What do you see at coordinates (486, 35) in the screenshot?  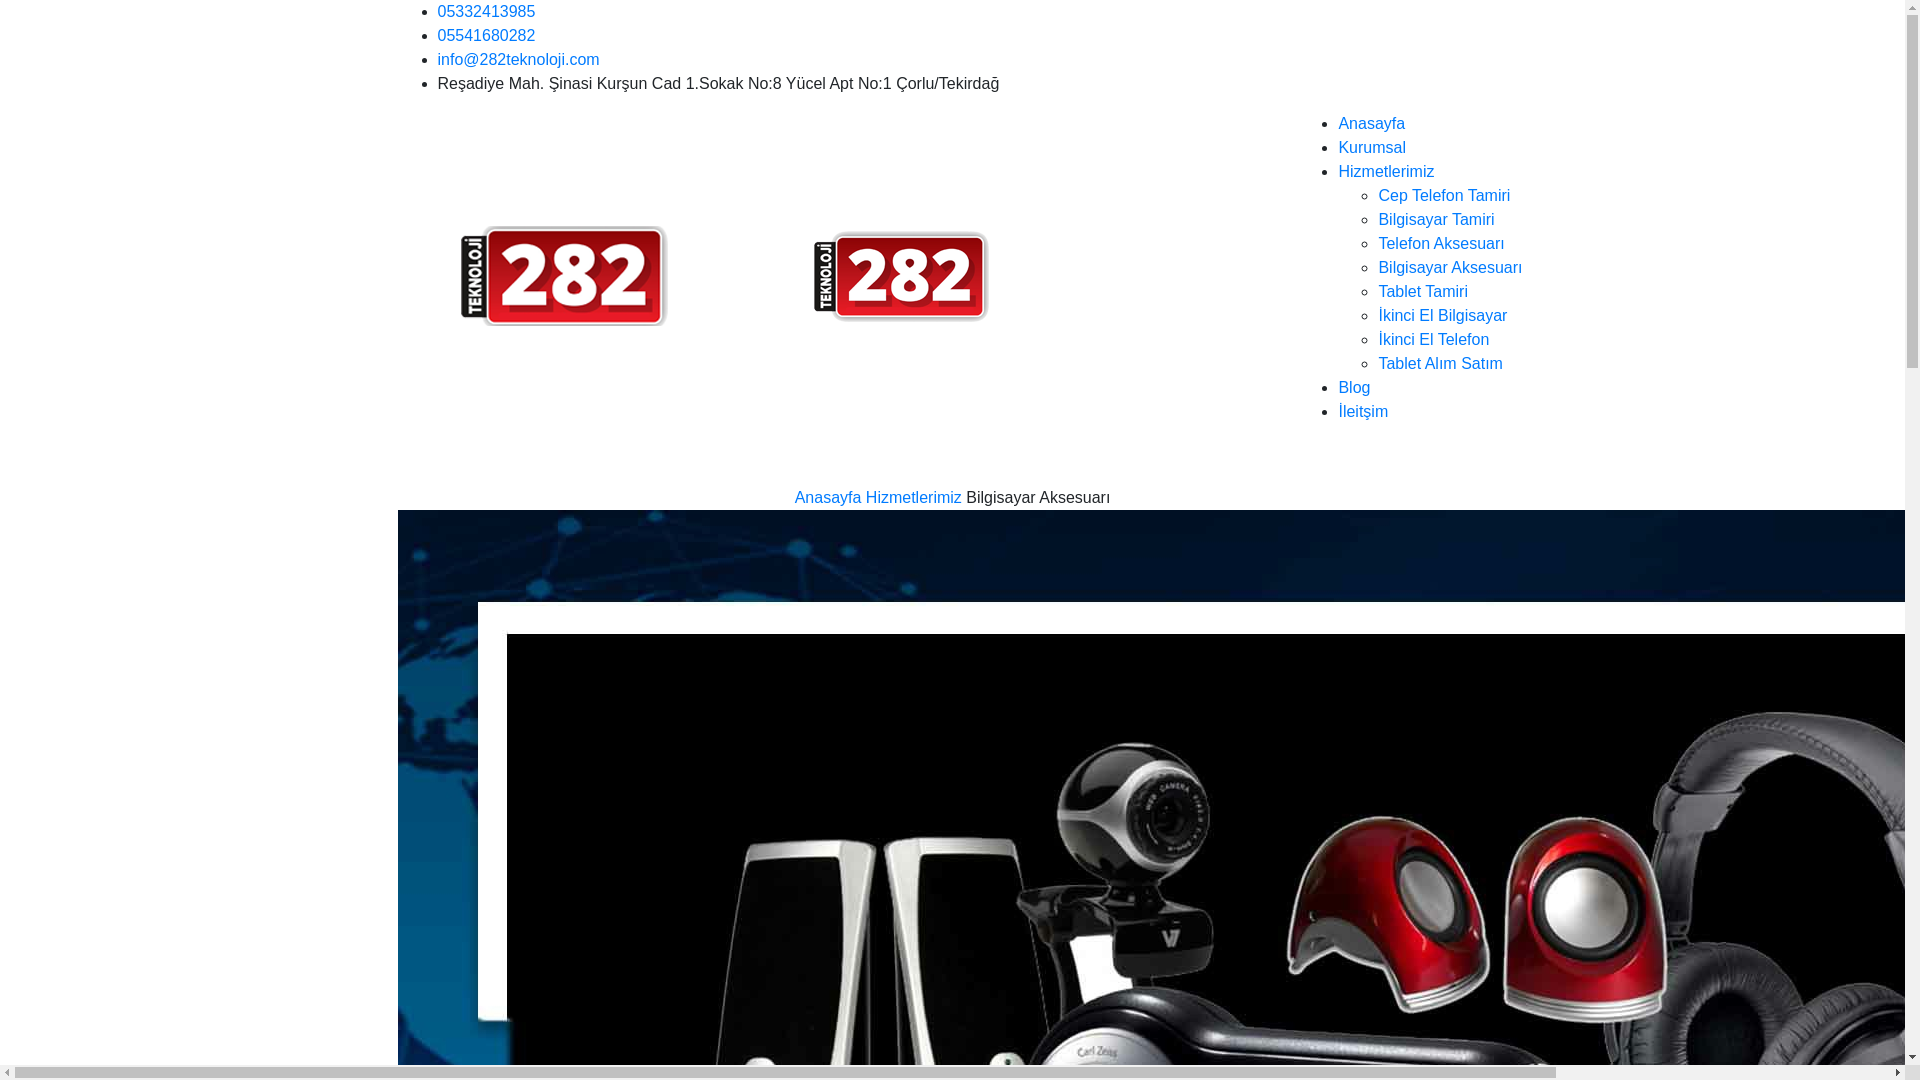 I see `'05541680282'` at bounding box center [486, 35].